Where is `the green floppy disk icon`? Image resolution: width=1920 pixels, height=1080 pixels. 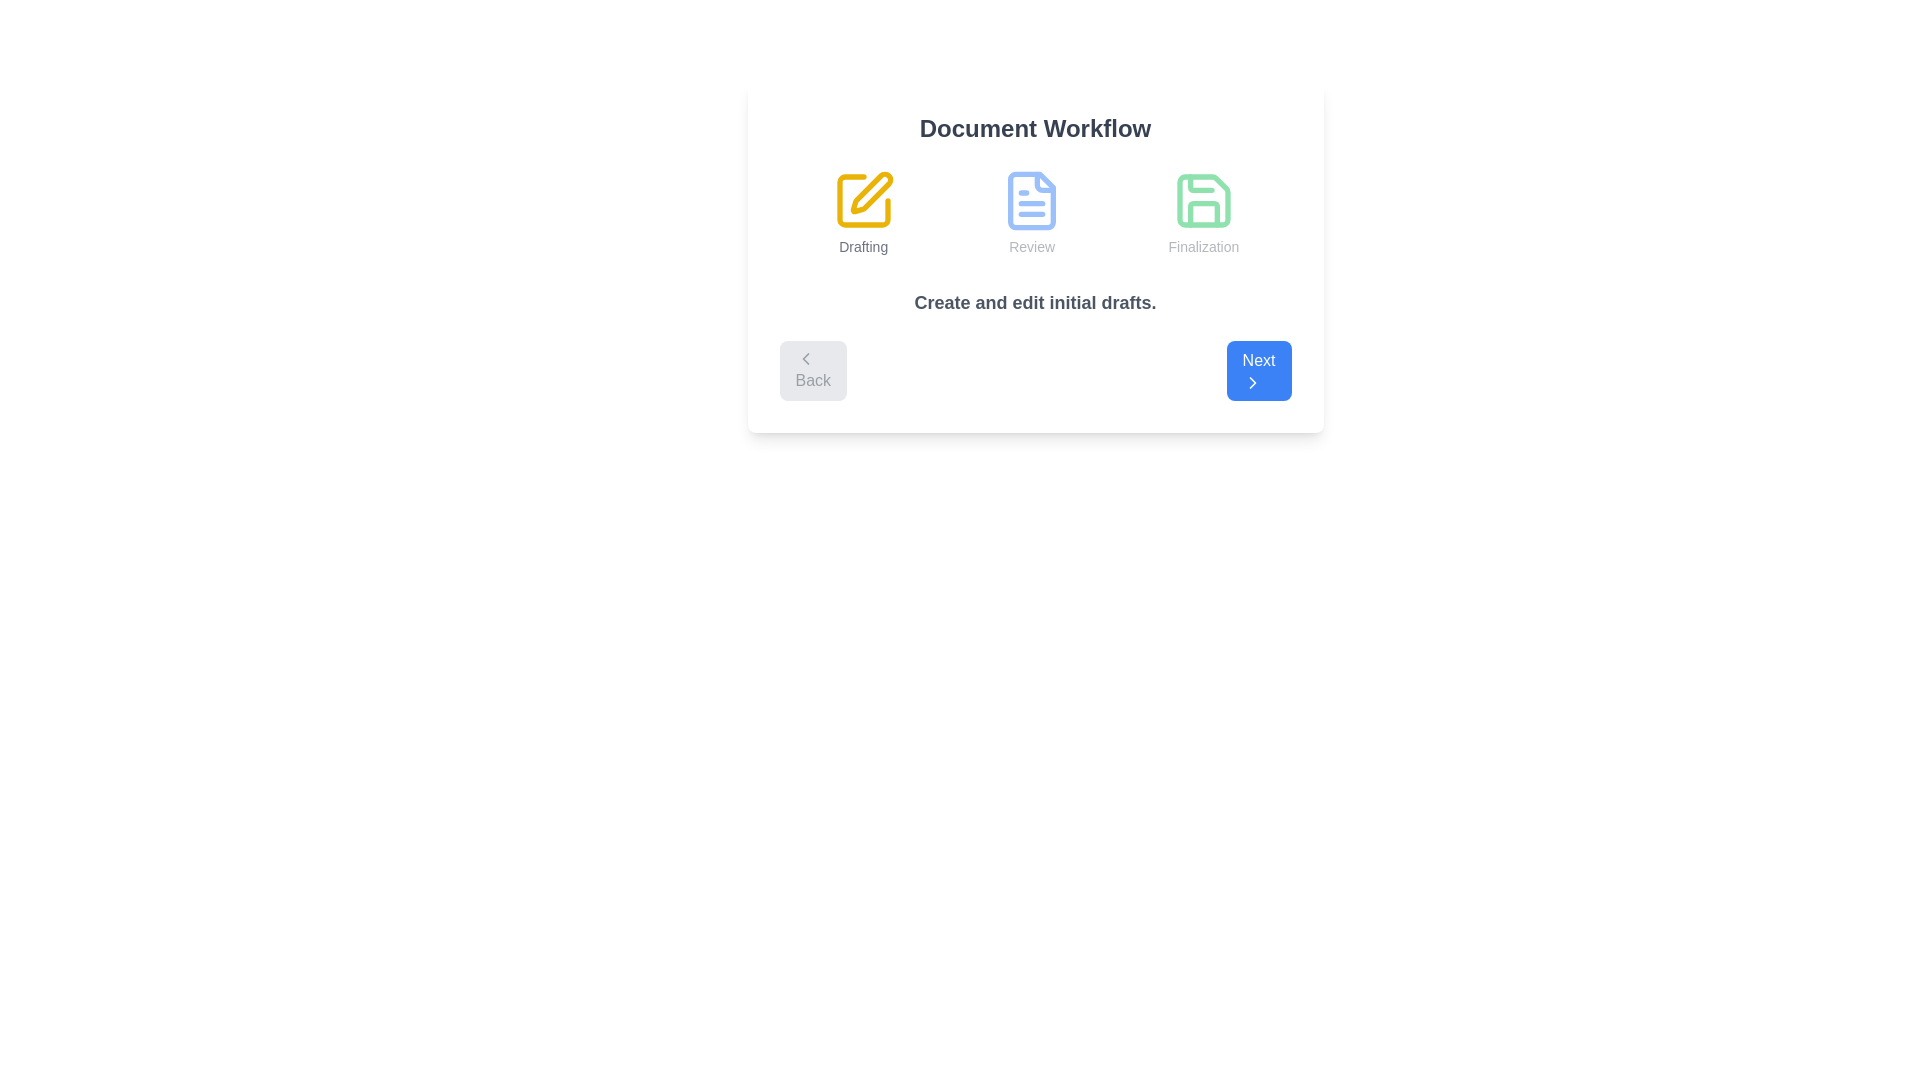
the green floppy disk icon is located at coordinates (1202, 200).